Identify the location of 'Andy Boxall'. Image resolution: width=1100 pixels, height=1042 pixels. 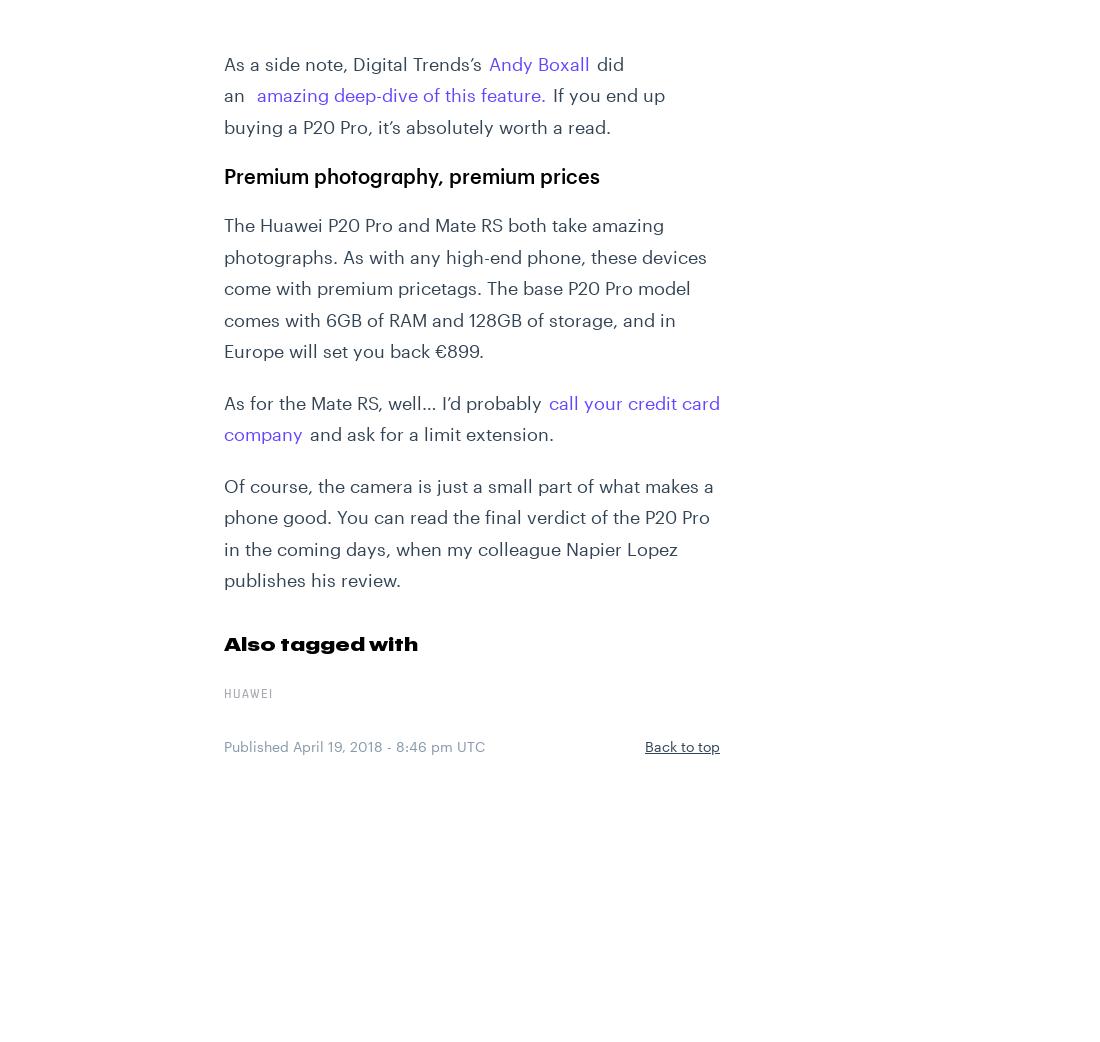
(539, 62).